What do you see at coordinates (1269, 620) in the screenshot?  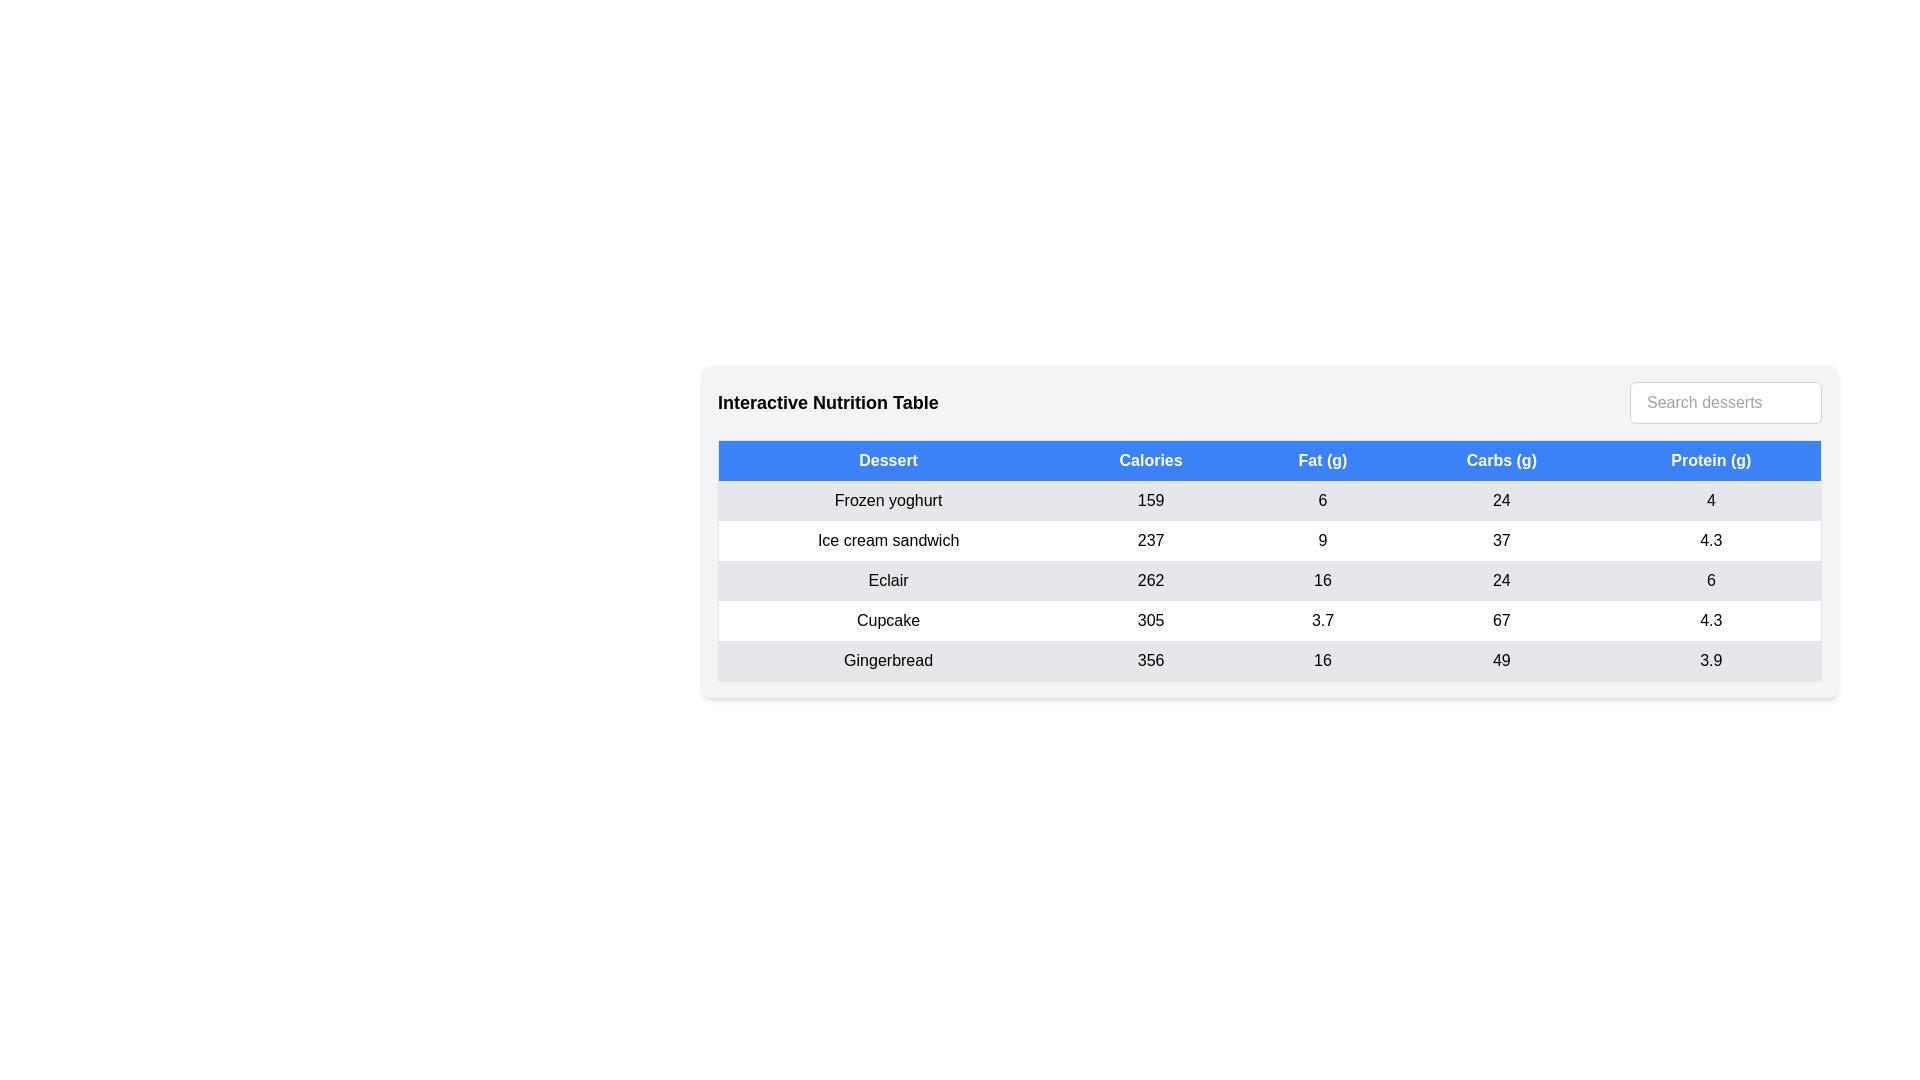 I see `the row corresponding to Cupcake` at bounding box center [1269, 620].